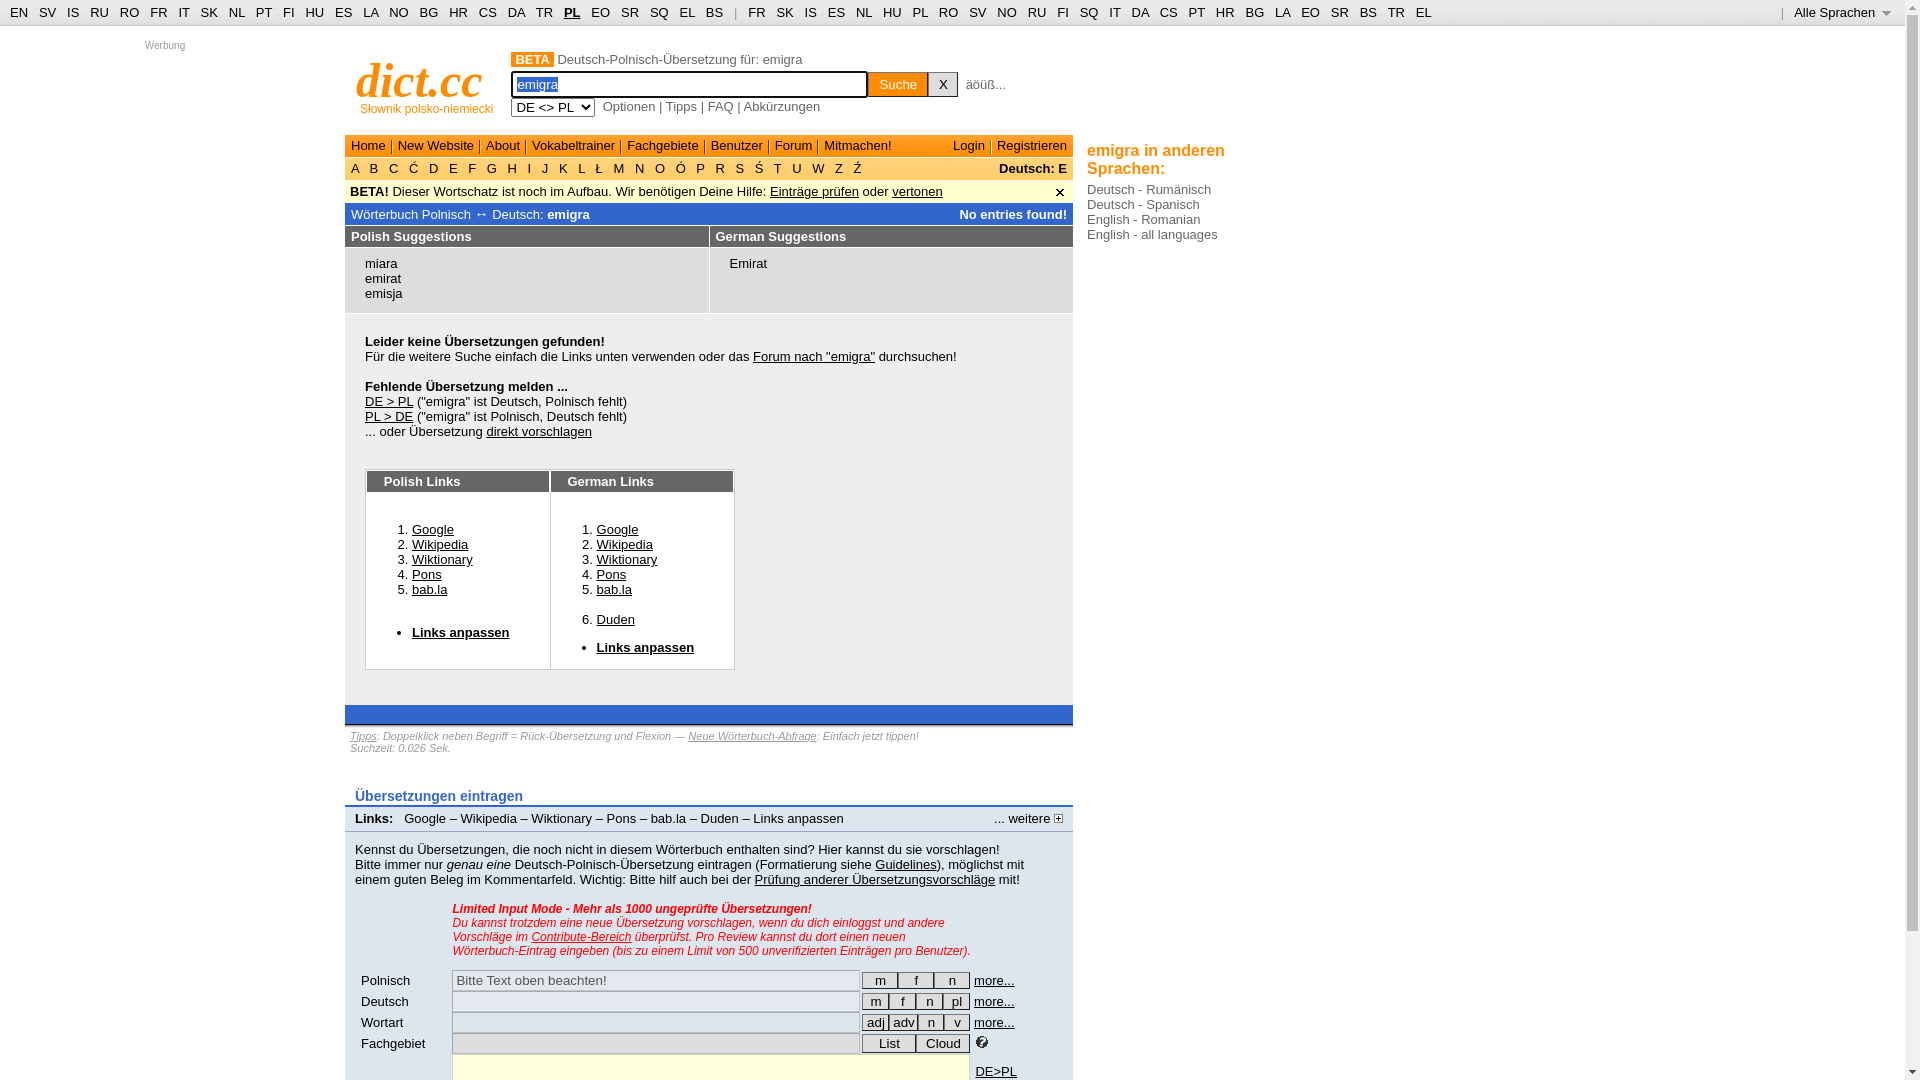 The image size is (1920, 1080). What do you see at coordinates (491, 167) in the screenshot?
I see `'G'` at bounding box center [491, 167].